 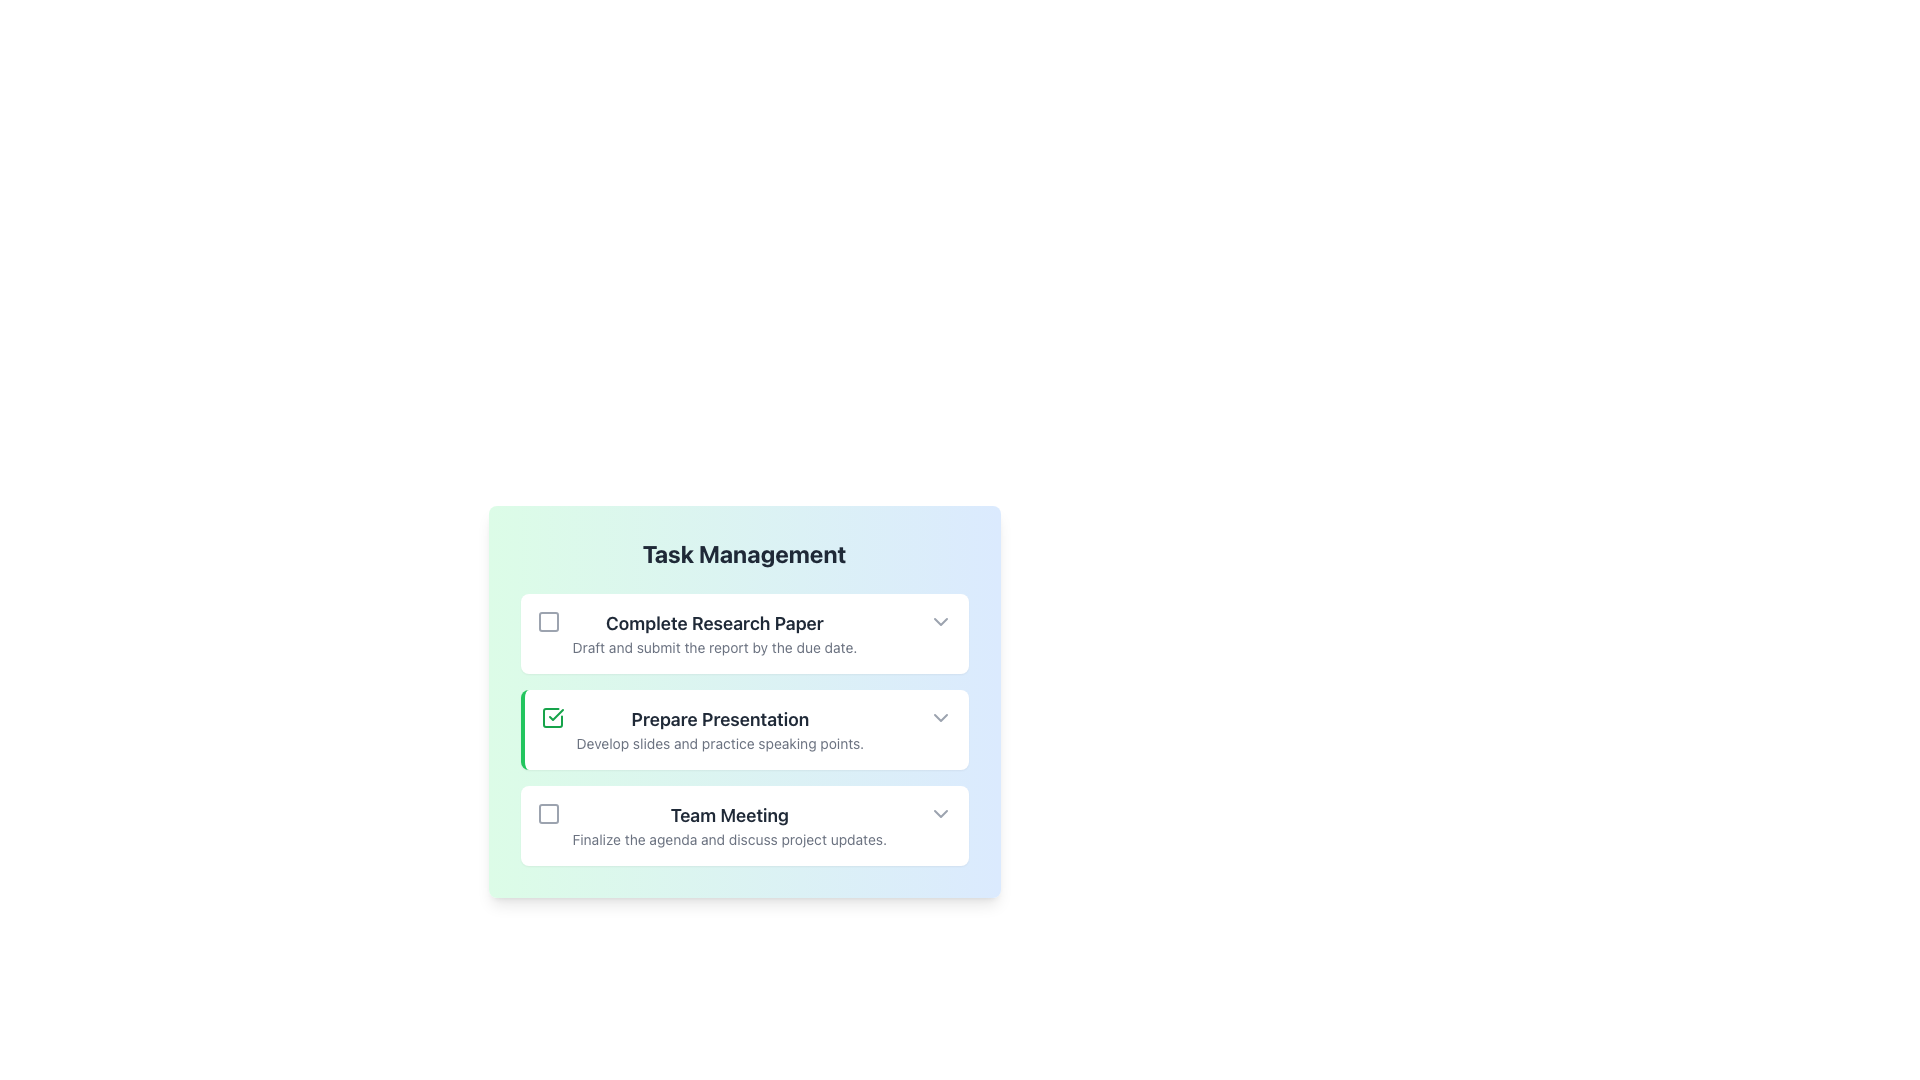 What do you see at coordinates (548, 813) in the screenshot?
I see `the unselected checkbox for the task 'Team Meeting'` at bounding box center [548, 813].